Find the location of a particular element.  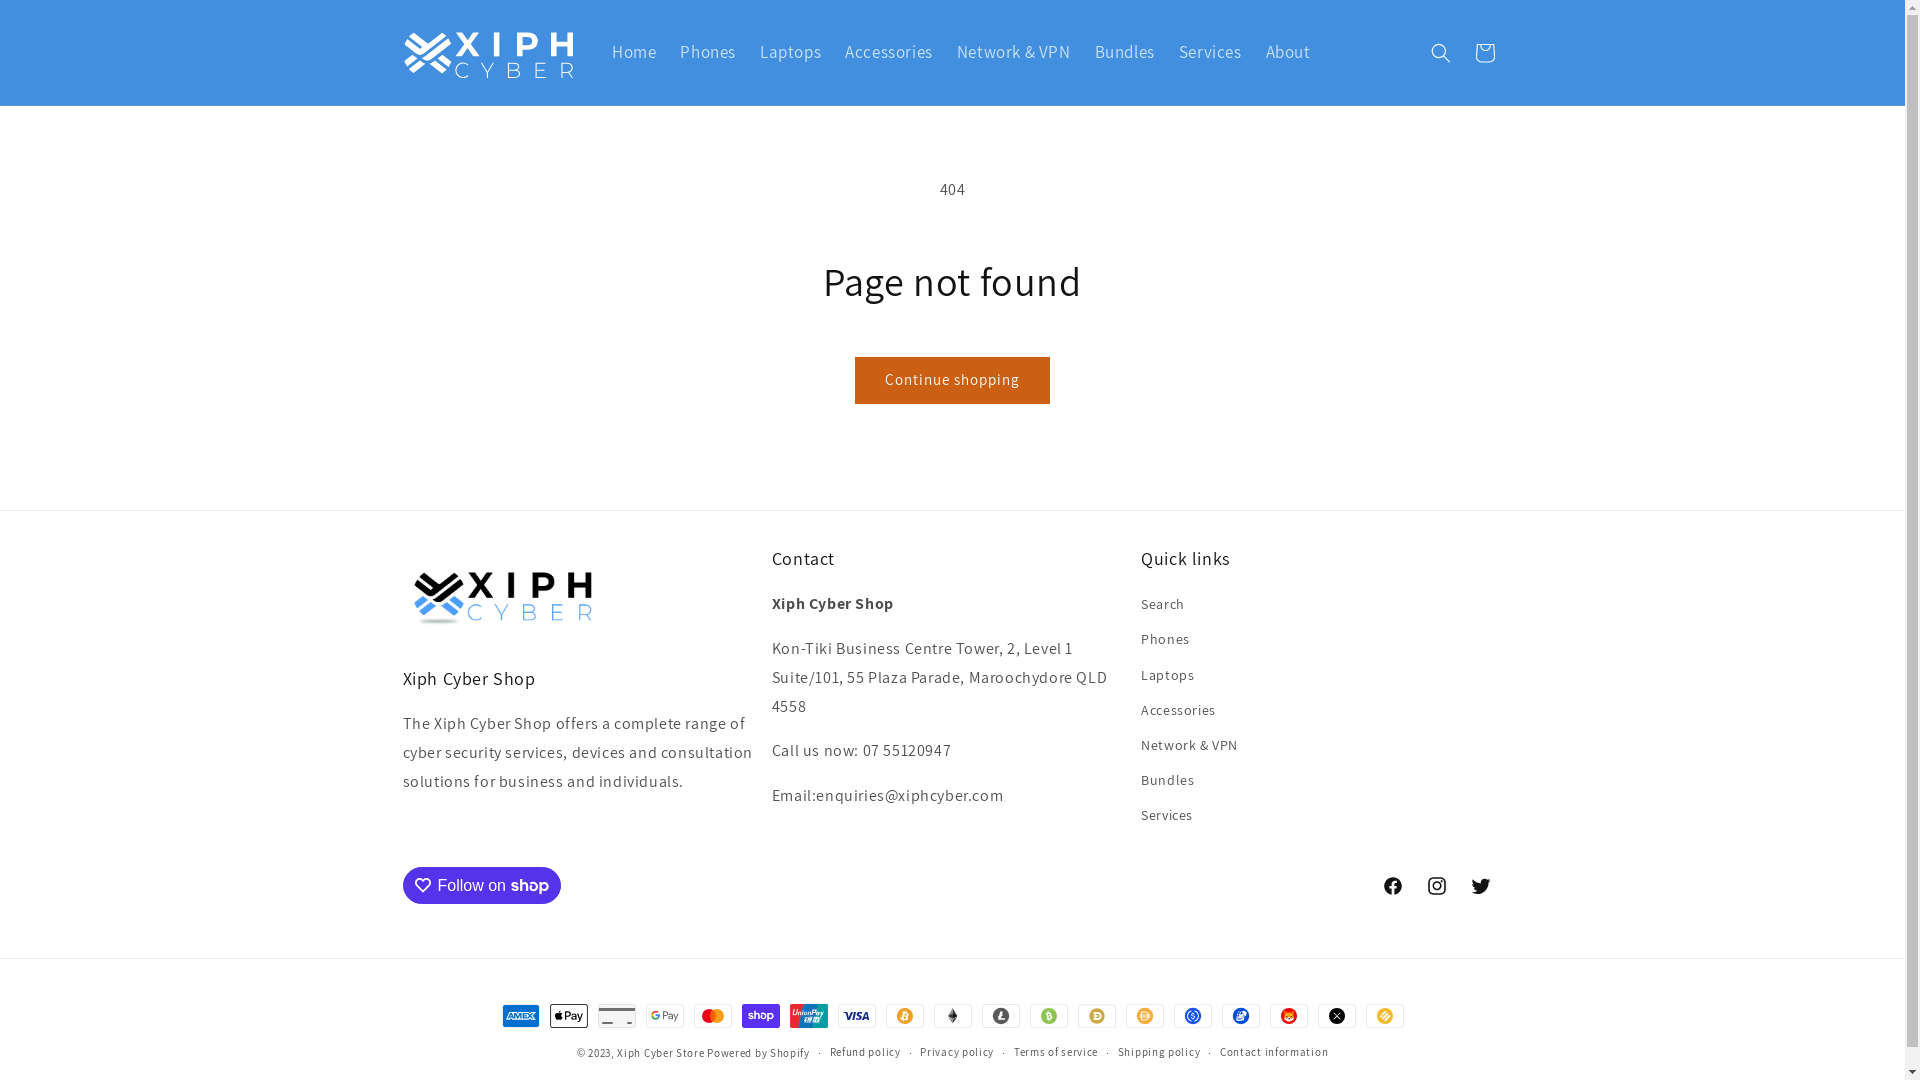

'Home' is located at coordinates (632, 50).